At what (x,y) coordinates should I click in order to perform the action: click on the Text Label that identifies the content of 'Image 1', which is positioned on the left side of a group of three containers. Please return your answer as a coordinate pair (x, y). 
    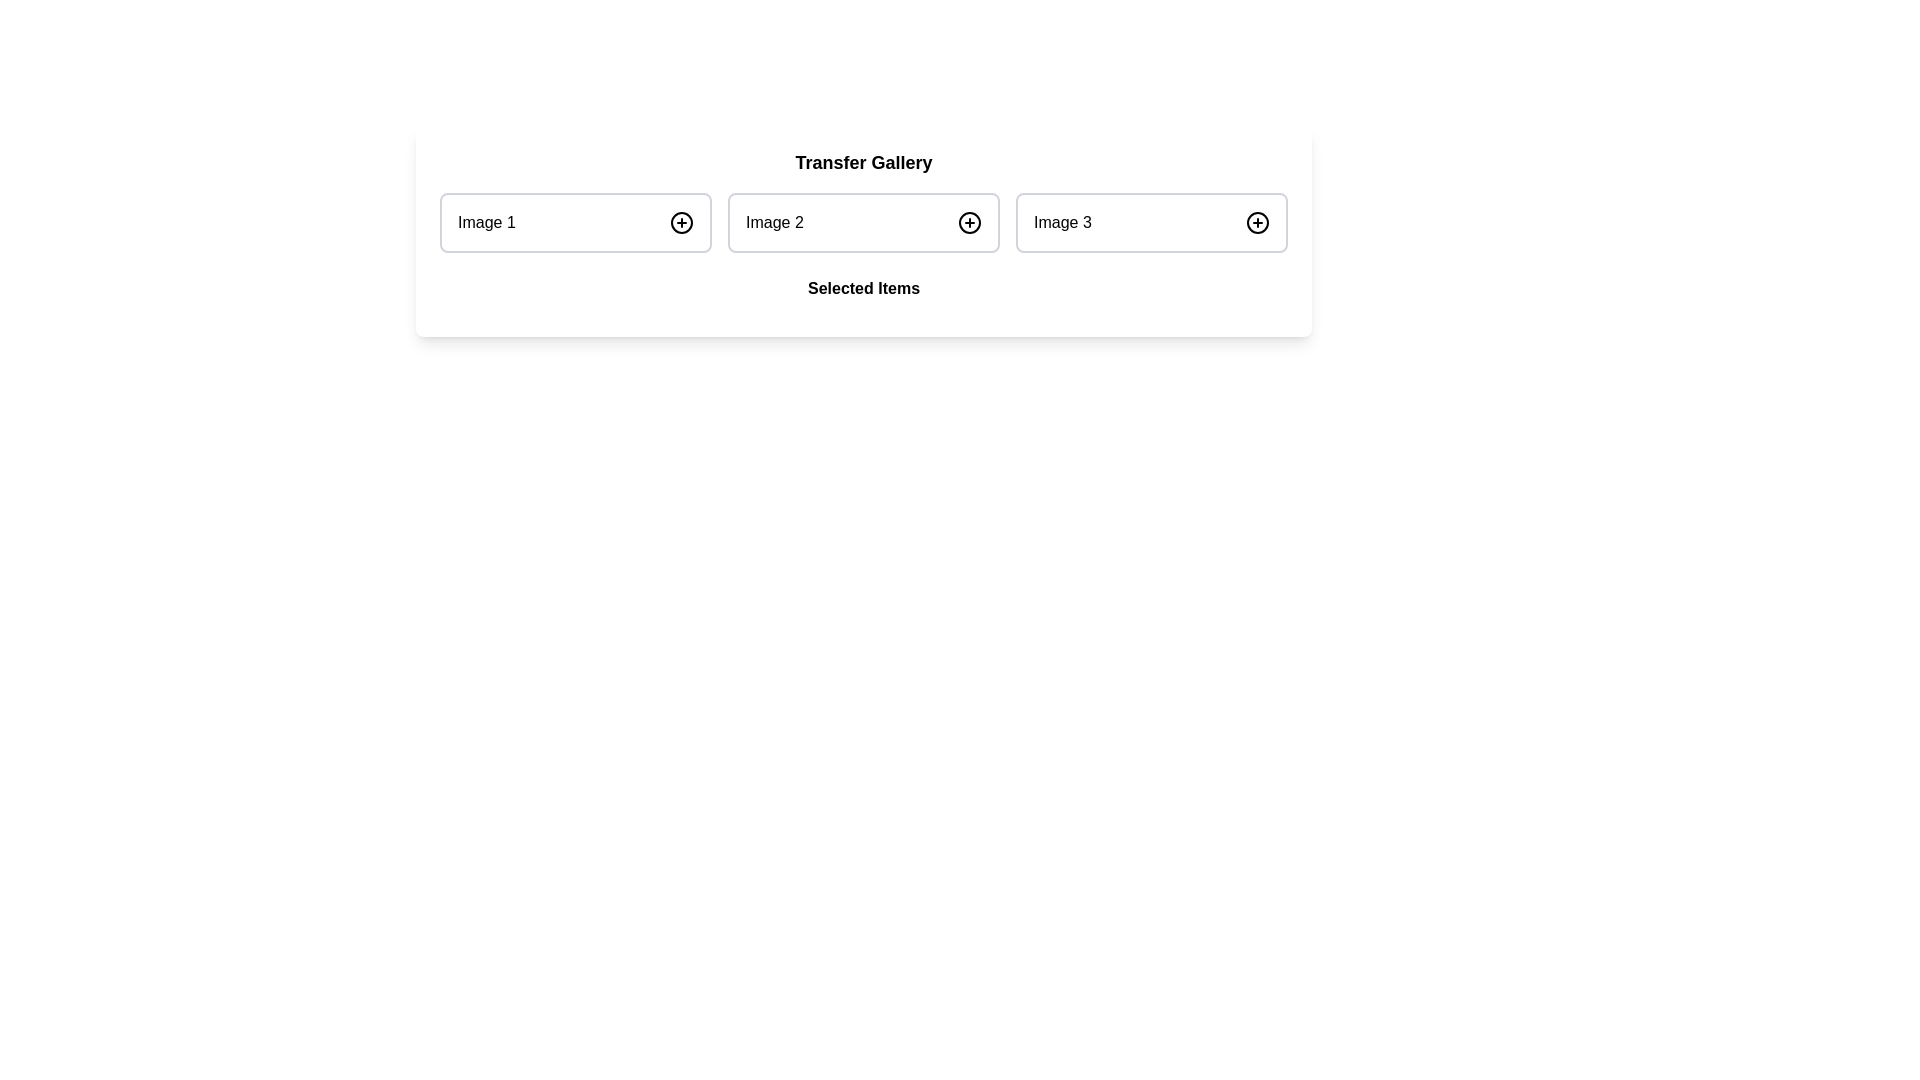
    Looking at the image, I should click on (486, 223).